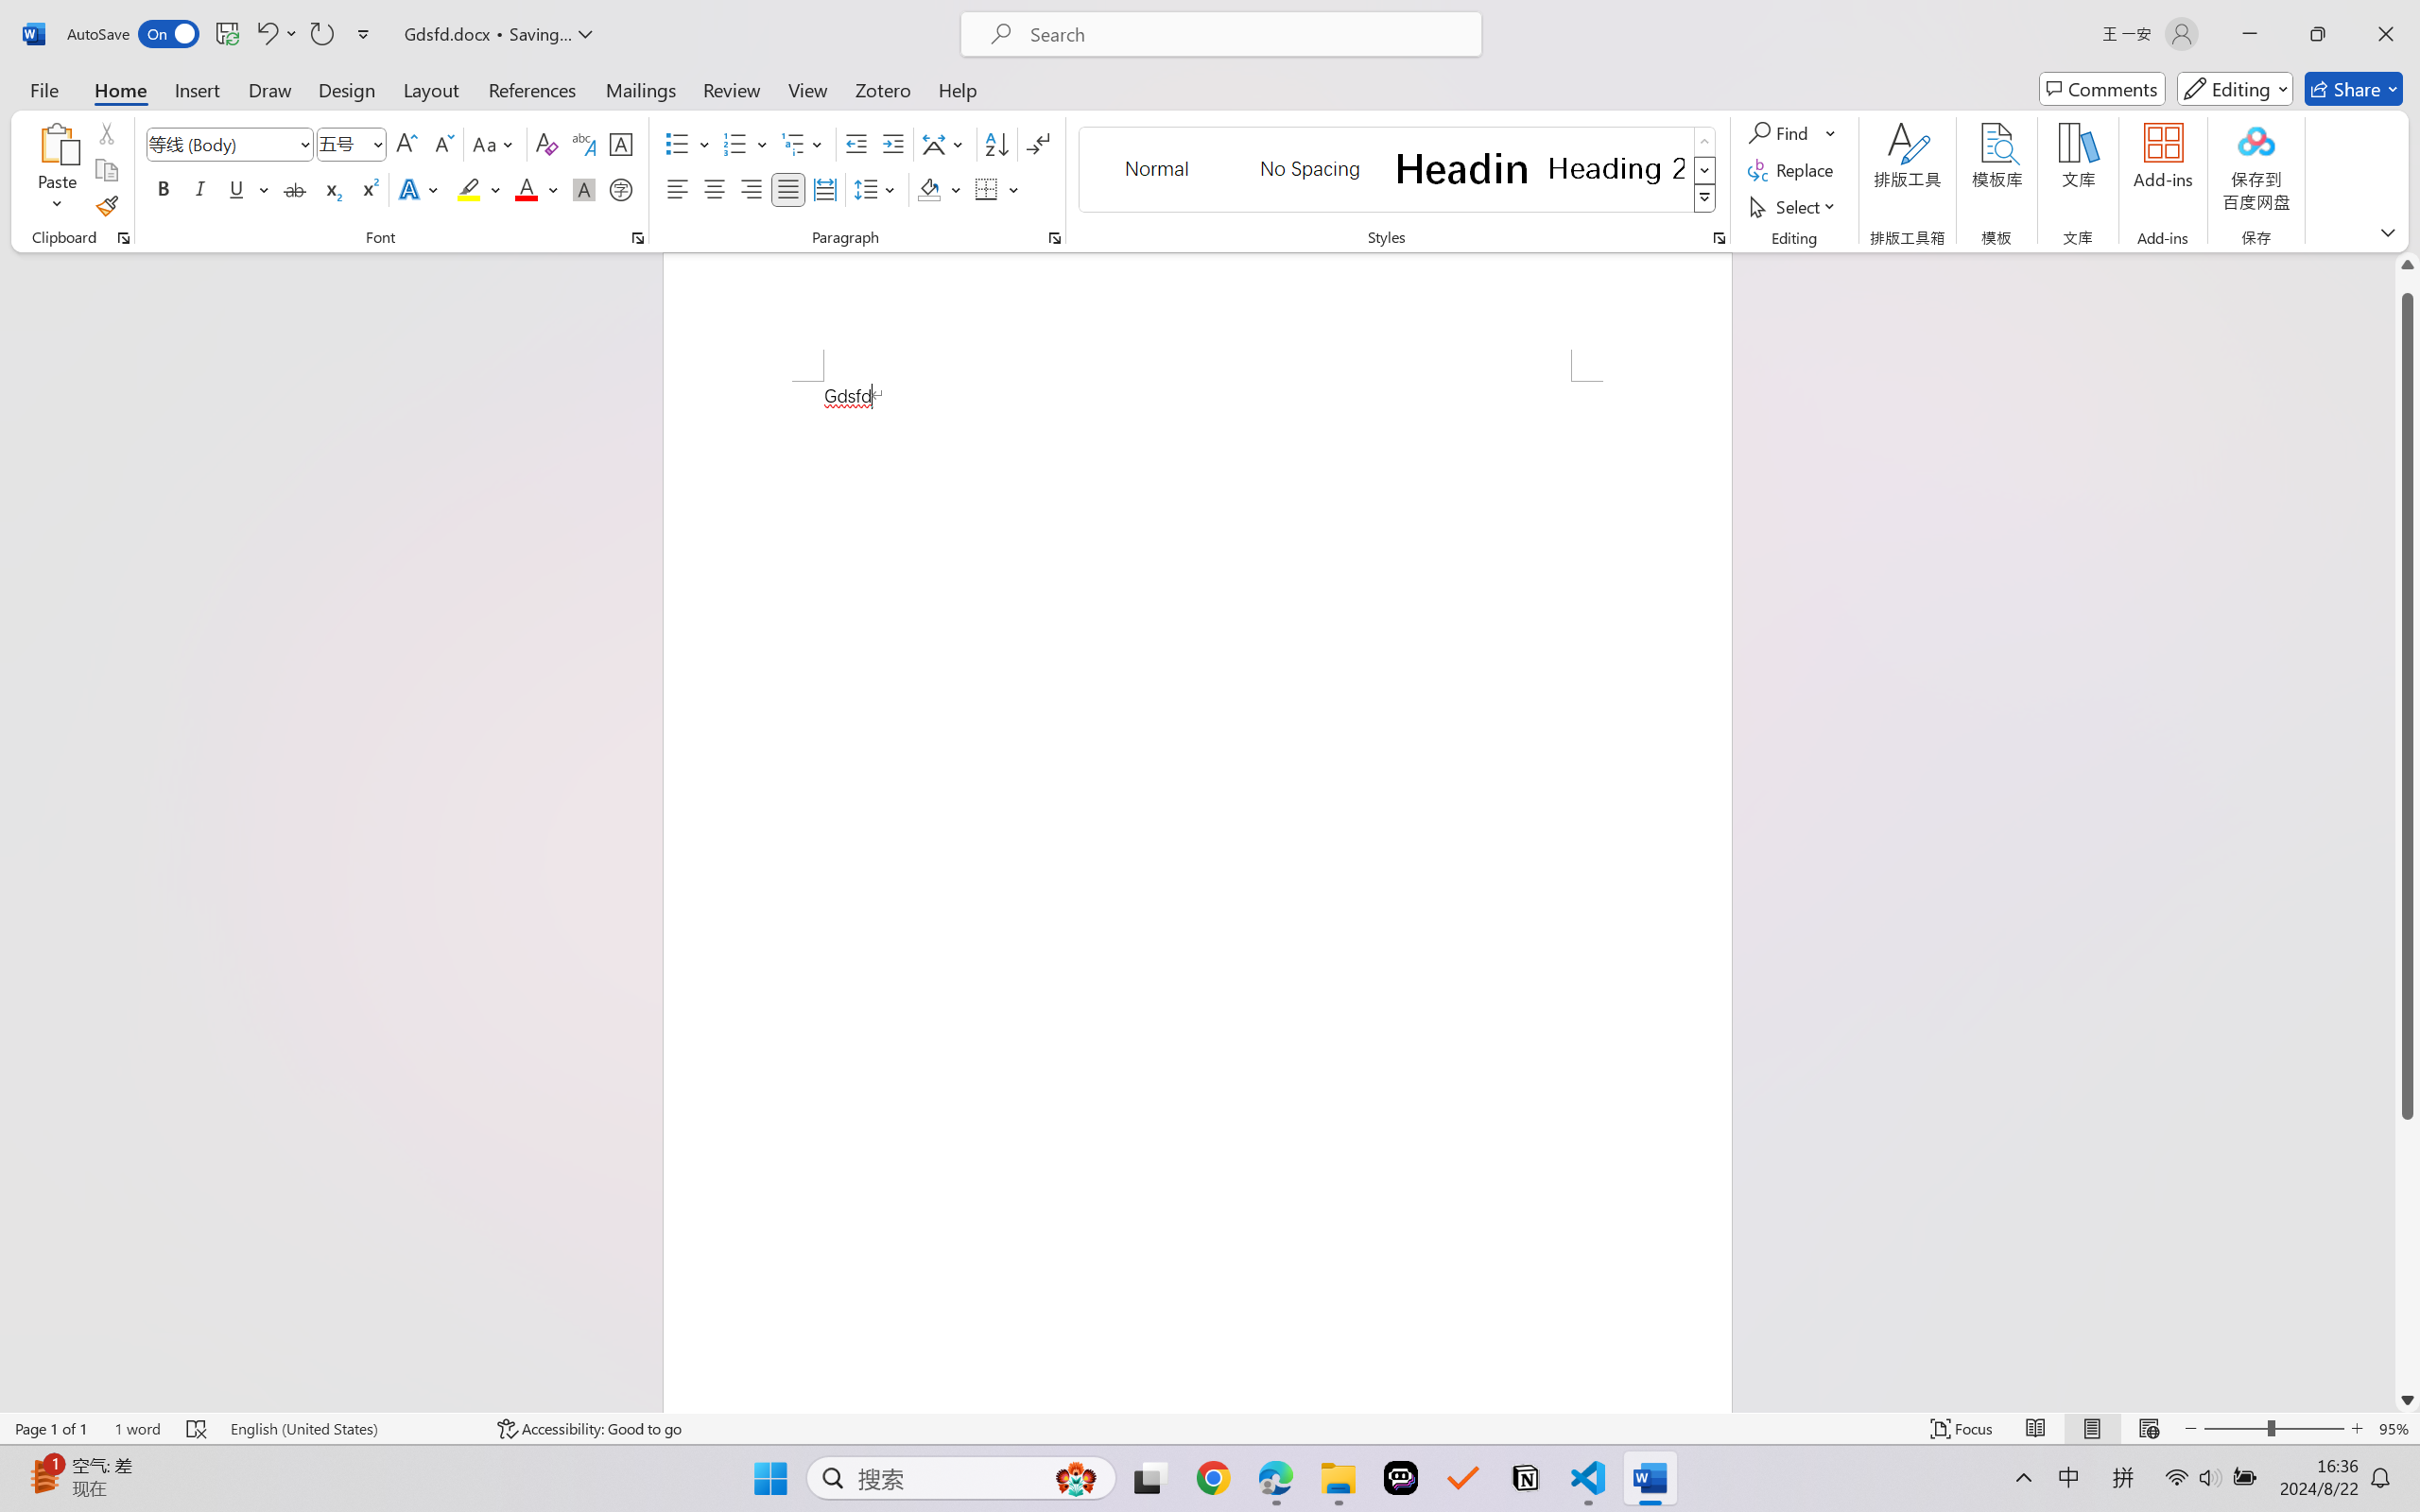 Image resolution: width=2420 pixels, height=1512 pixels. I want to click on 'Character Border', so click(621, 144).